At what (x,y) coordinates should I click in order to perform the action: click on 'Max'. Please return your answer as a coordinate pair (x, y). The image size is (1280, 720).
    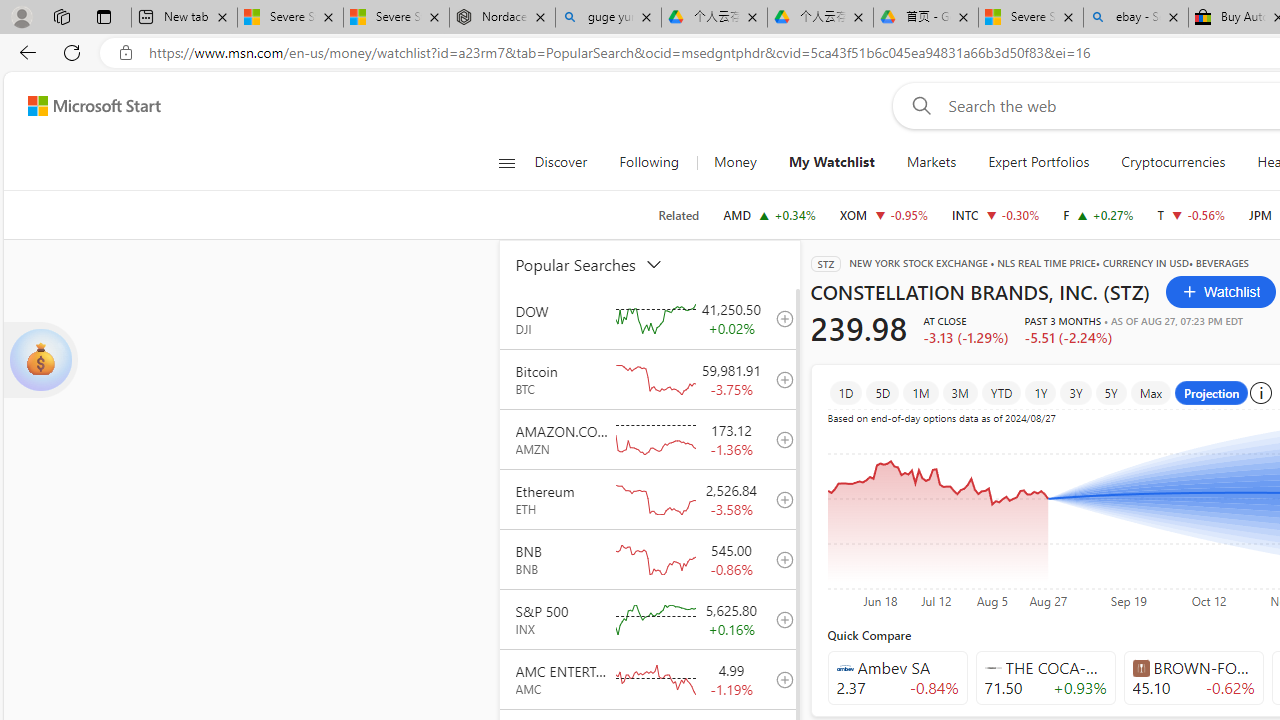
    Looking at the image, I should click on (1151, 392).